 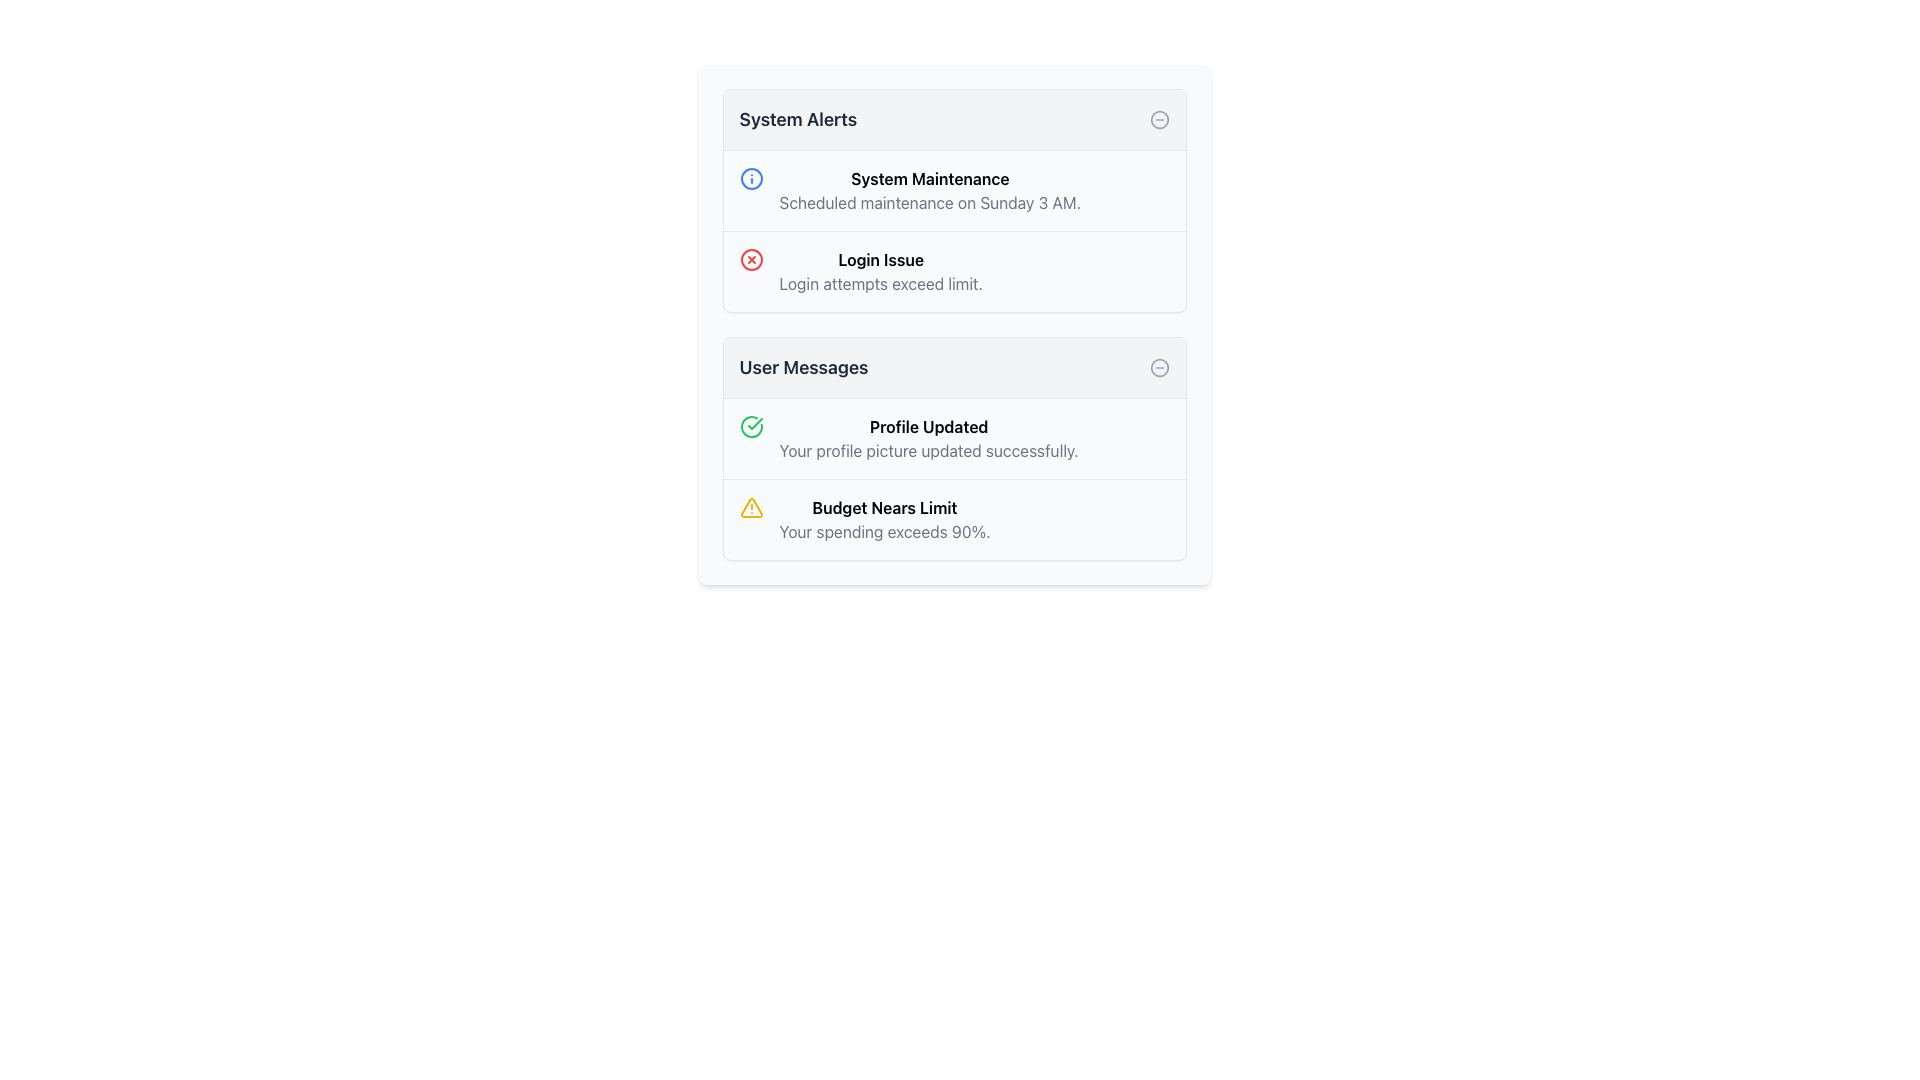 What do you see at coordinates (883, 507) in the screenshot?
I see `the text label displaying 'Budget Nears Limit' which is the primary heading in the notification box under 'User Messages'` at bounding box center [883, 507].